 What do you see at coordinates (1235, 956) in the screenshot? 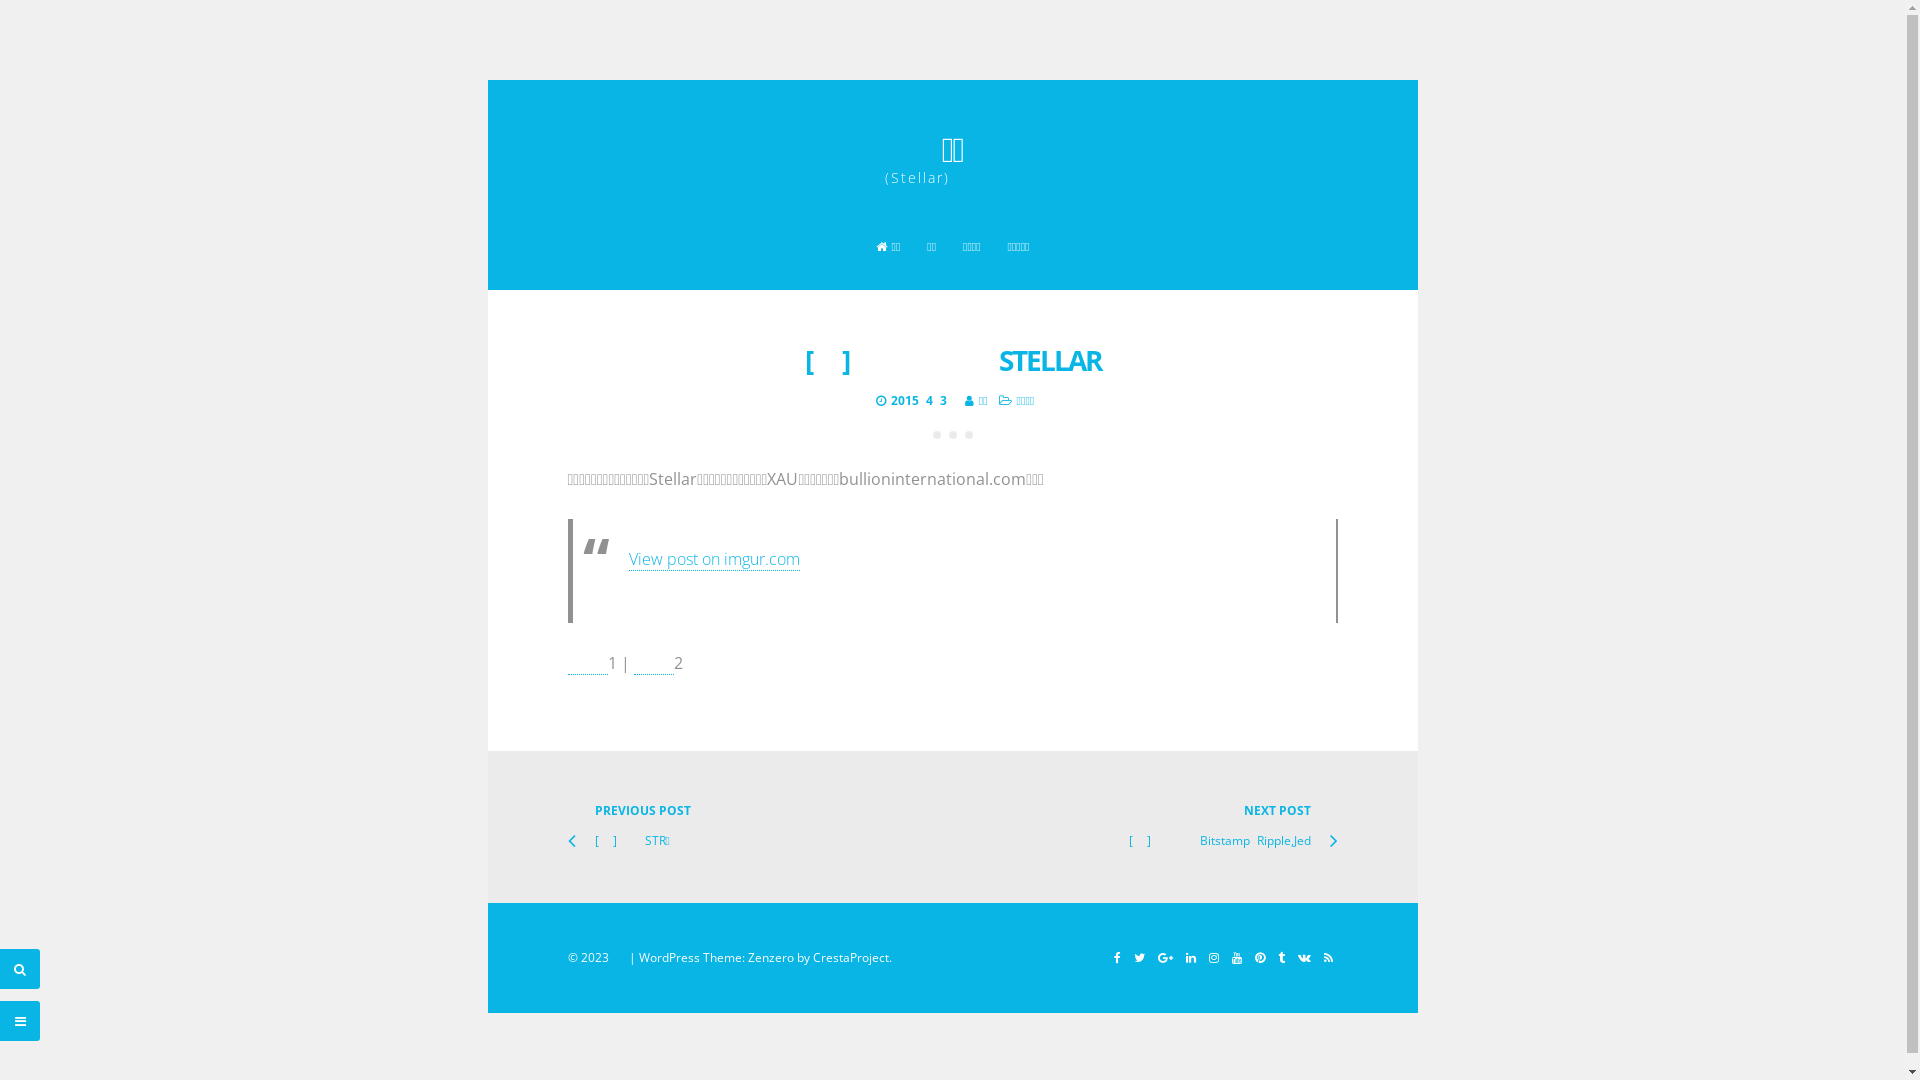
I see `'YouTube'` at bounding box center [1235, 956].